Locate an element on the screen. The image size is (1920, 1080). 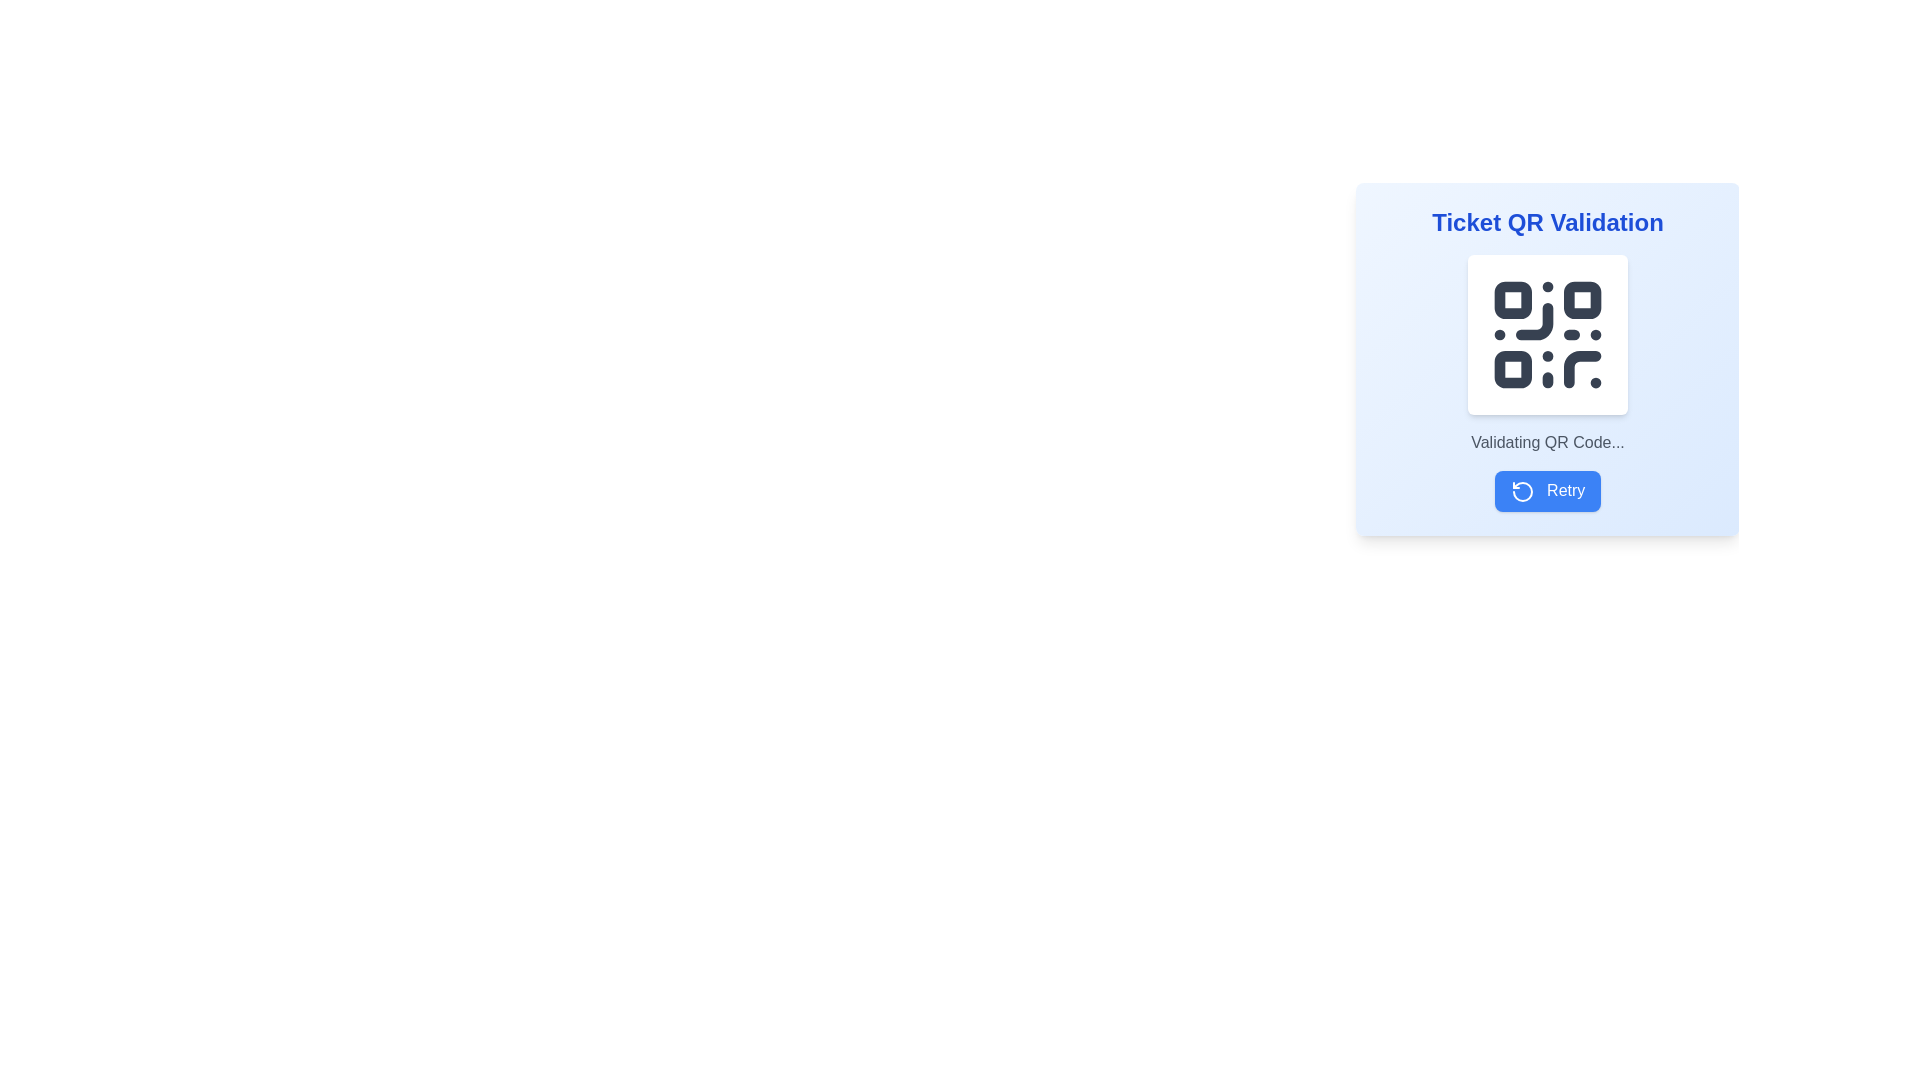
the decorative SVG icon located within the Retry button at the bottom center of the 'Ticket QR Validation' dialog, which indicates the retry action is located at coordinates (1521, 491).